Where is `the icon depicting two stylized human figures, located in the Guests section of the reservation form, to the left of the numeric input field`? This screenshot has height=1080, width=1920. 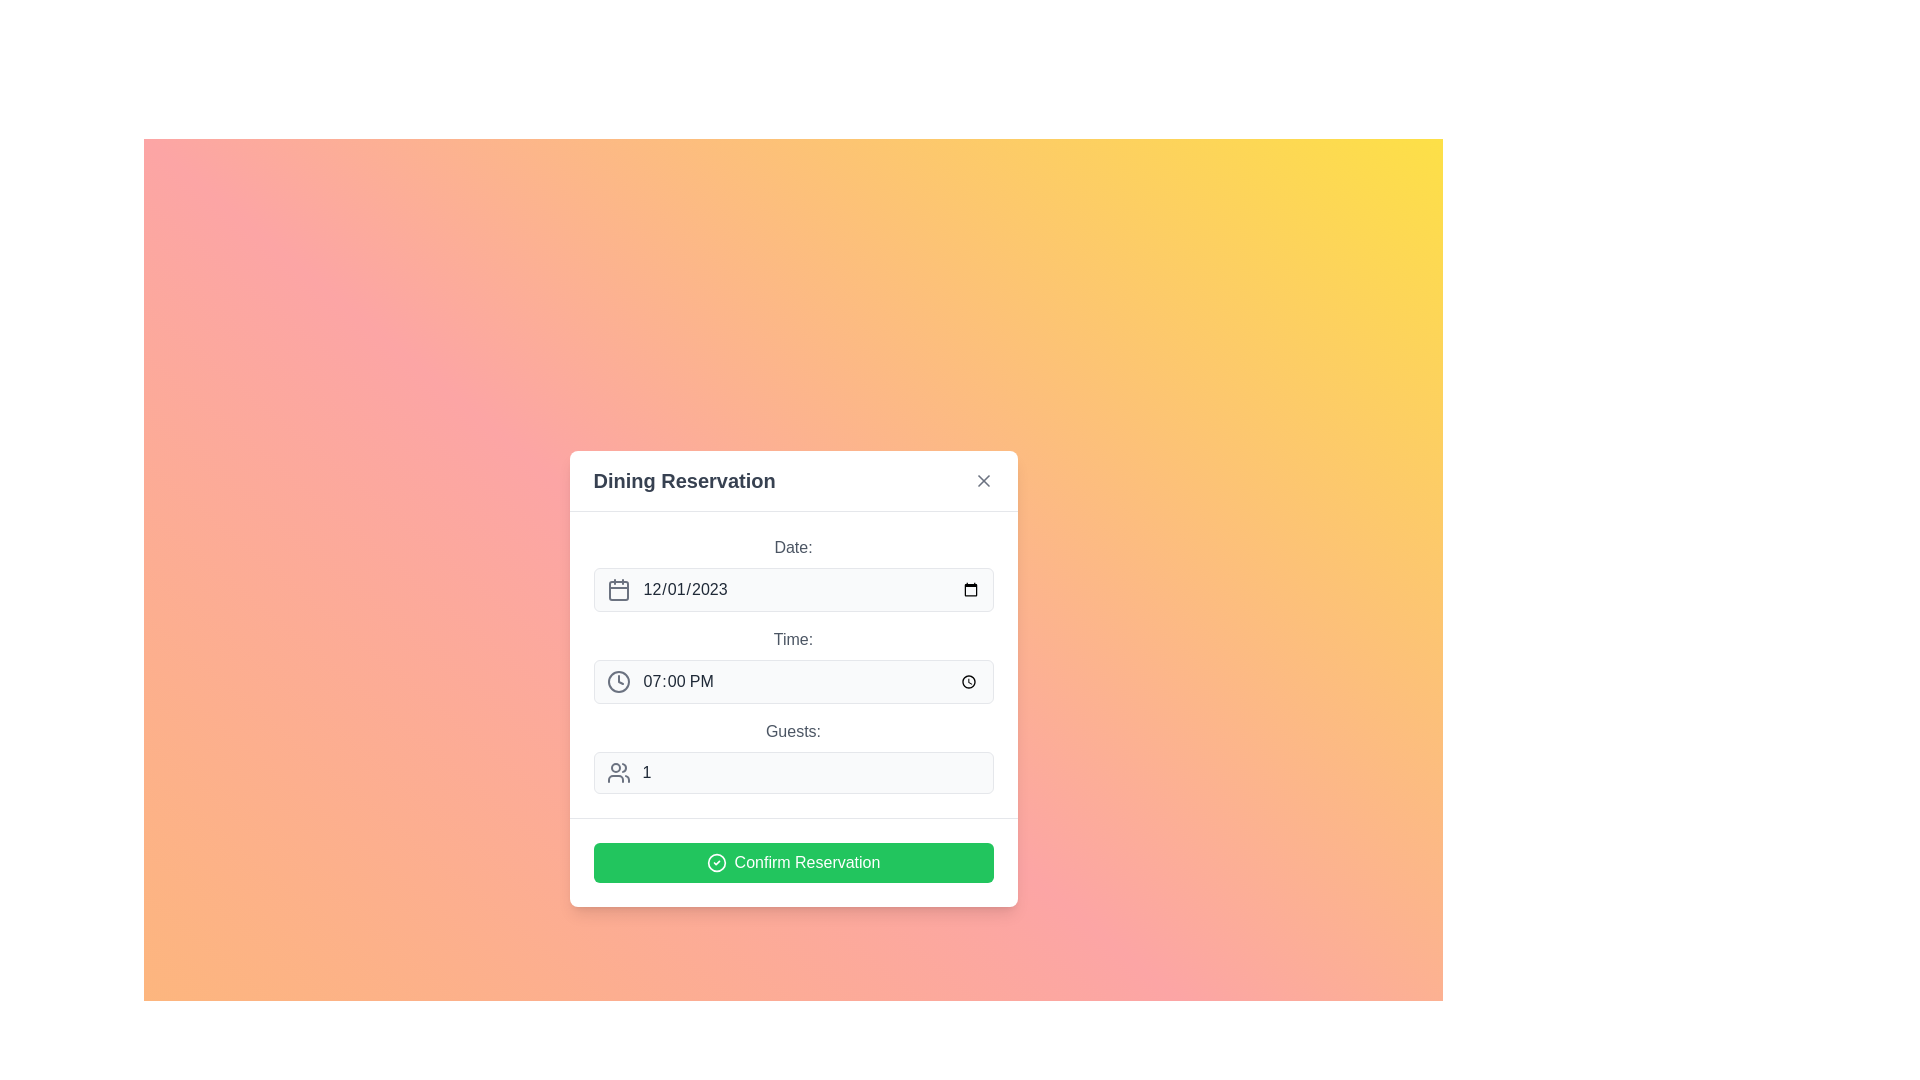 the icon depicting two stylized human figures, located in the Guests section of the reservation form, to the left of the numeric input field is located at coordinates (617, 771).